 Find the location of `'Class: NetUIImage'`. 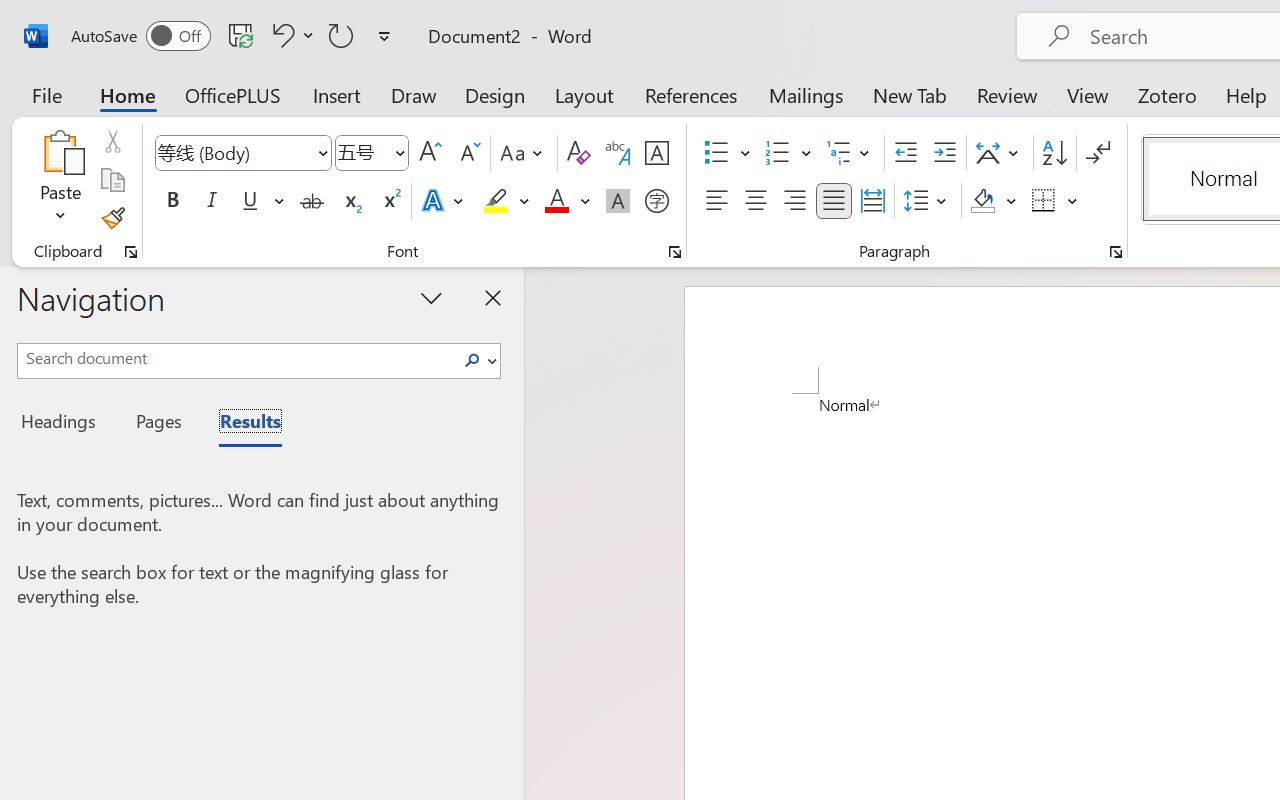

'Class: NetUIImage' is located at coordinates (471, 360).